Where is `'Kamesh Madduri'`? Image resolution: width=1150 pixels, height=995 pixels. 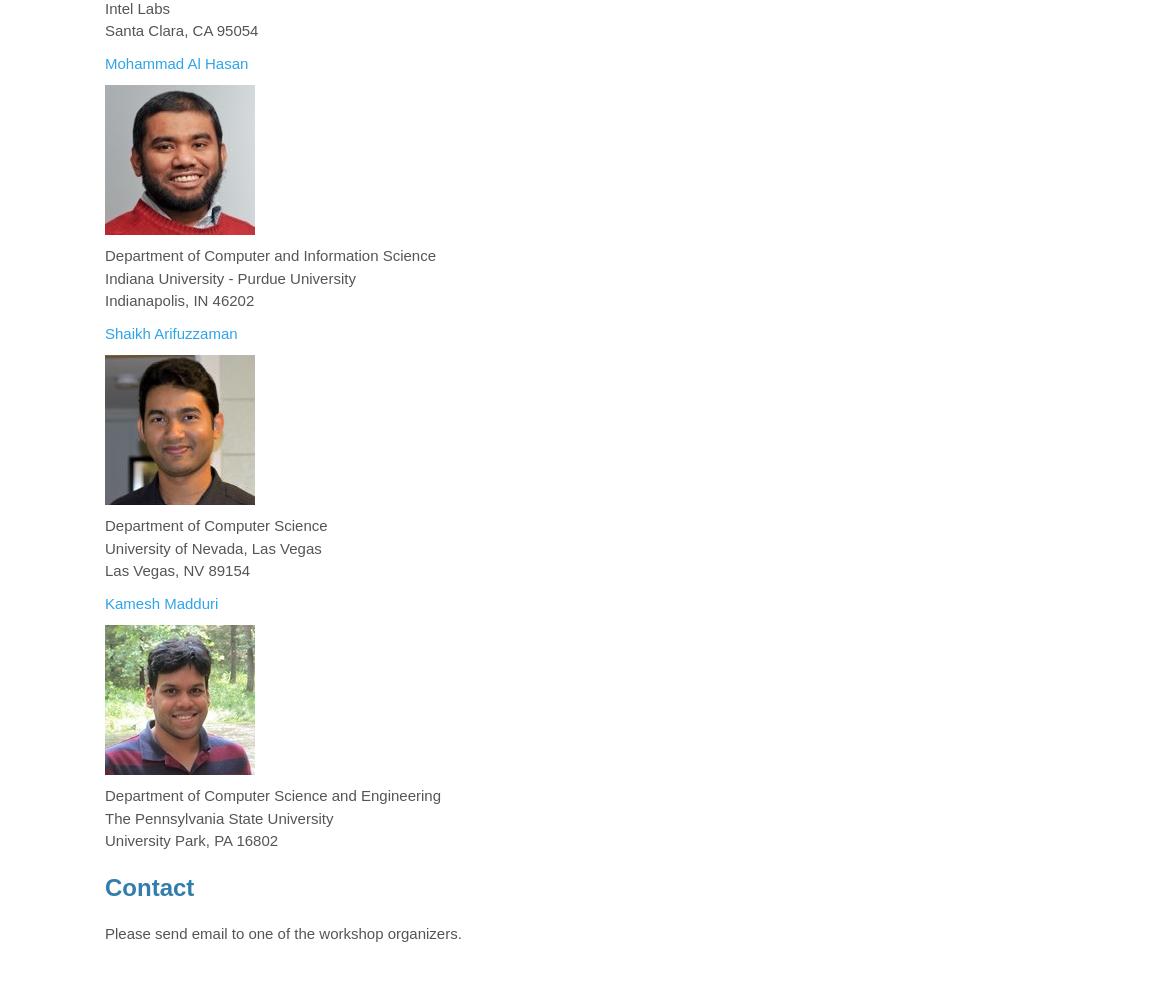 'Kamesh Madduri' is located at coordinates (160, 601).